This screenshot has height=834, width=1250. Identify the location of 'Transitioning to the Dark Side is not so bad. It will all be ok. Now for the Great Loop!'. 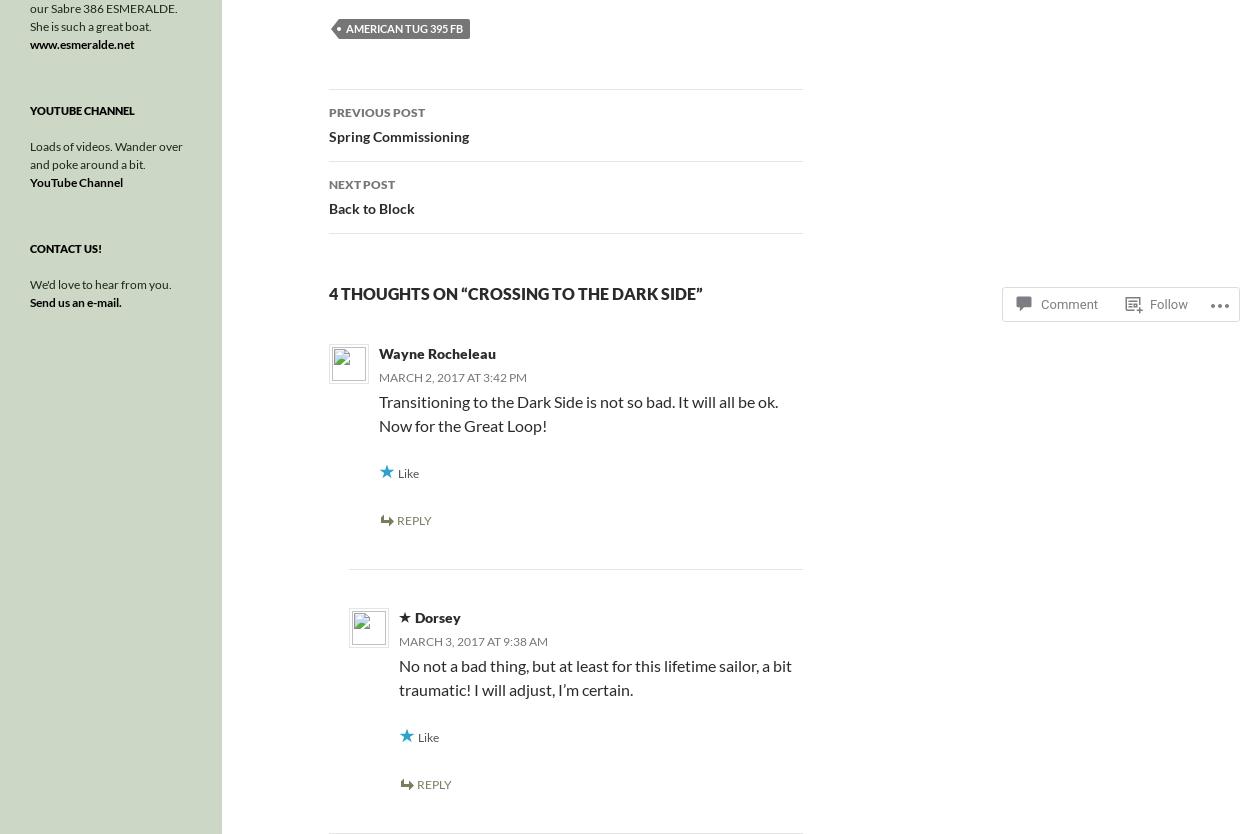
(576, 412).